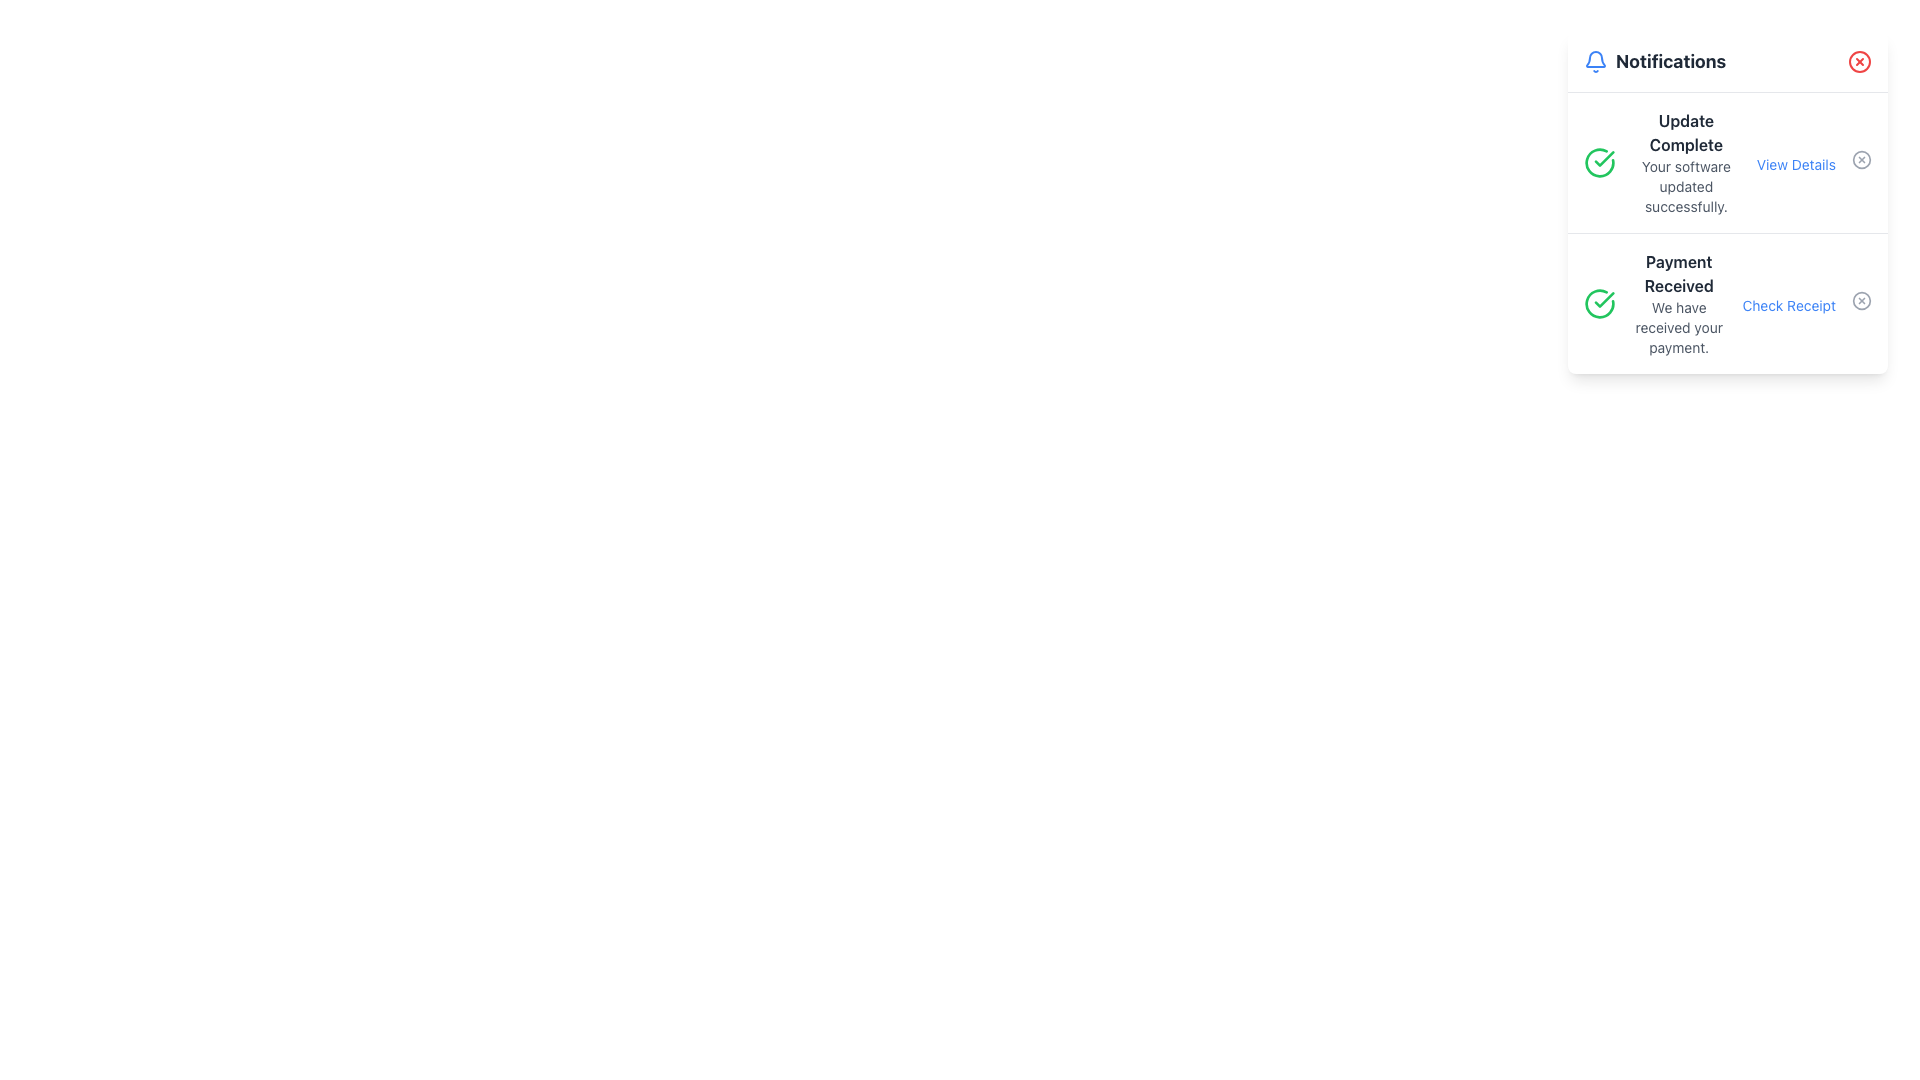 This screenshot has height=1080, width=1920. Describe the element at coordinates (1604, 300) in the screenshot. I see `the green checkmark icon within the second notification item in the notification panel to indicate confirmation` at that location.